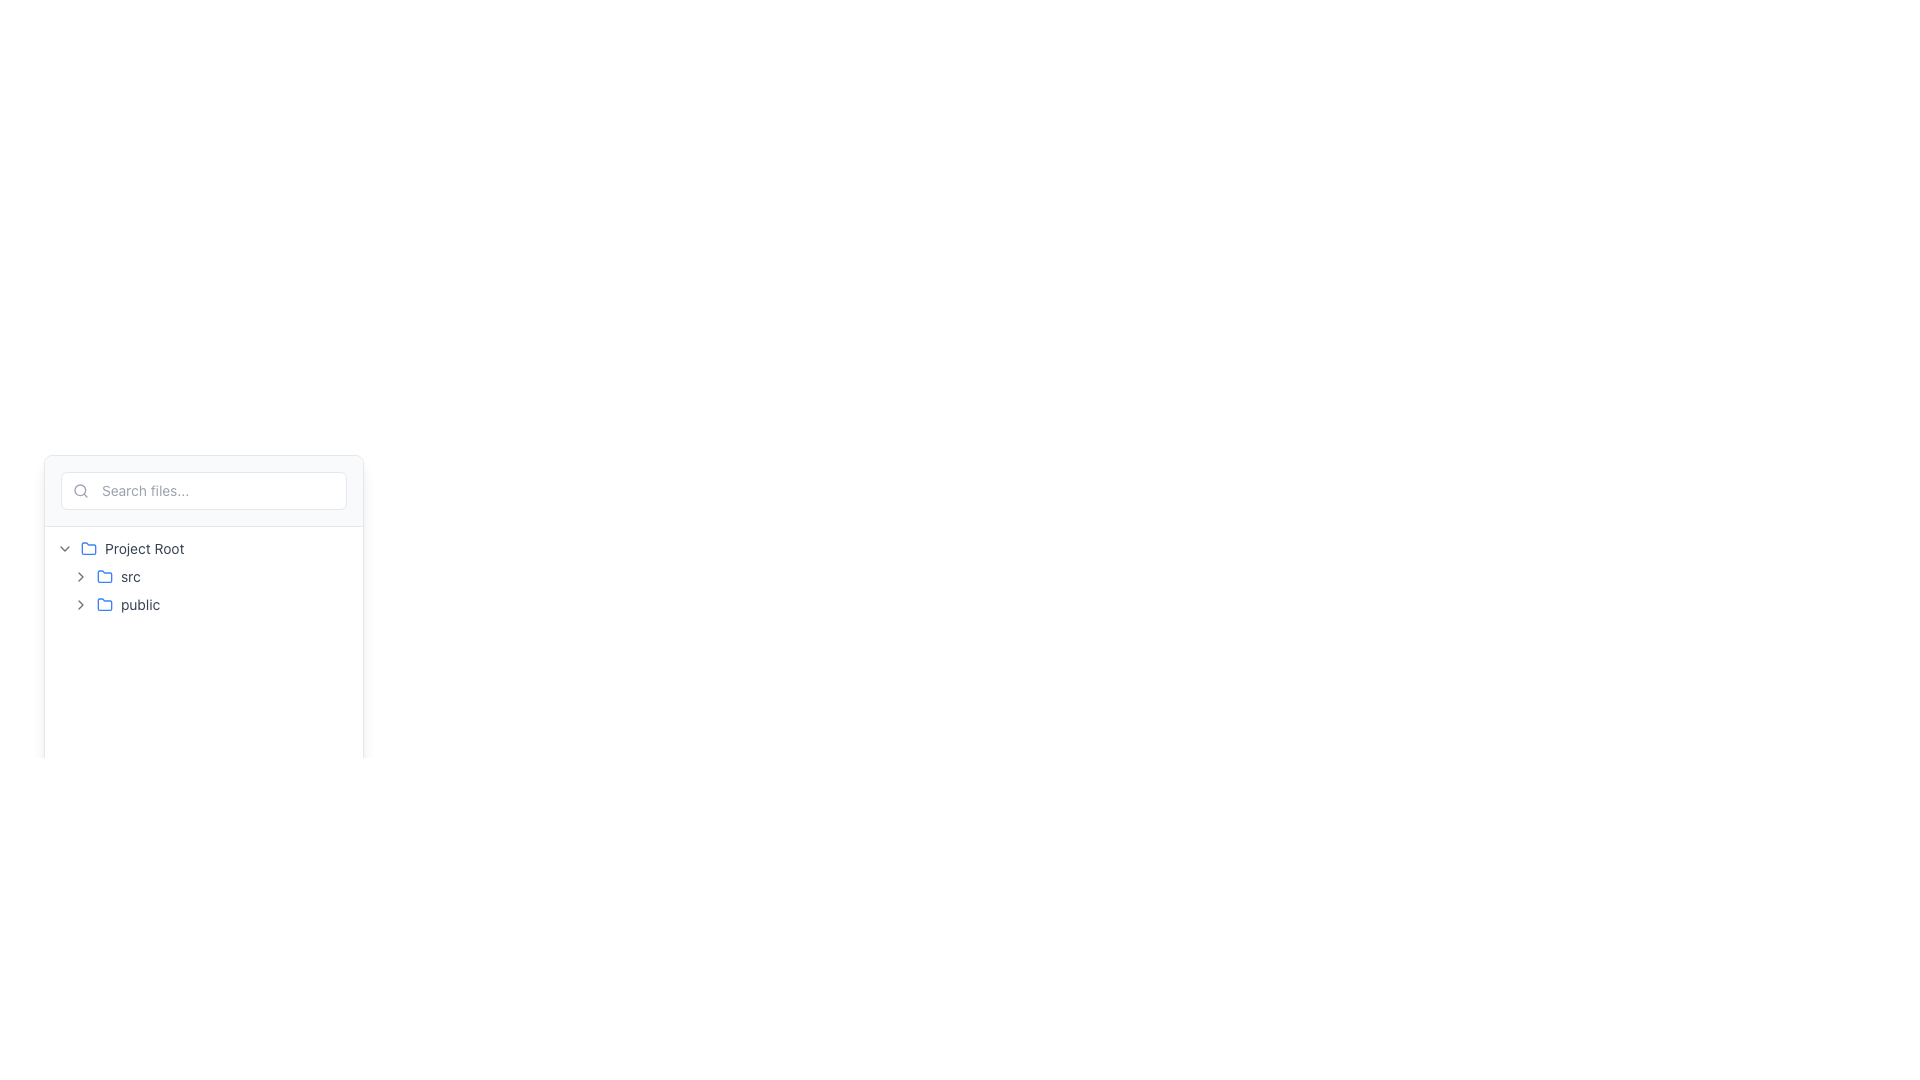  I want to click on static text label that indicates the root directory of the project within the file navigation panel, located near the top-left section of the layout, so click(143, 548).